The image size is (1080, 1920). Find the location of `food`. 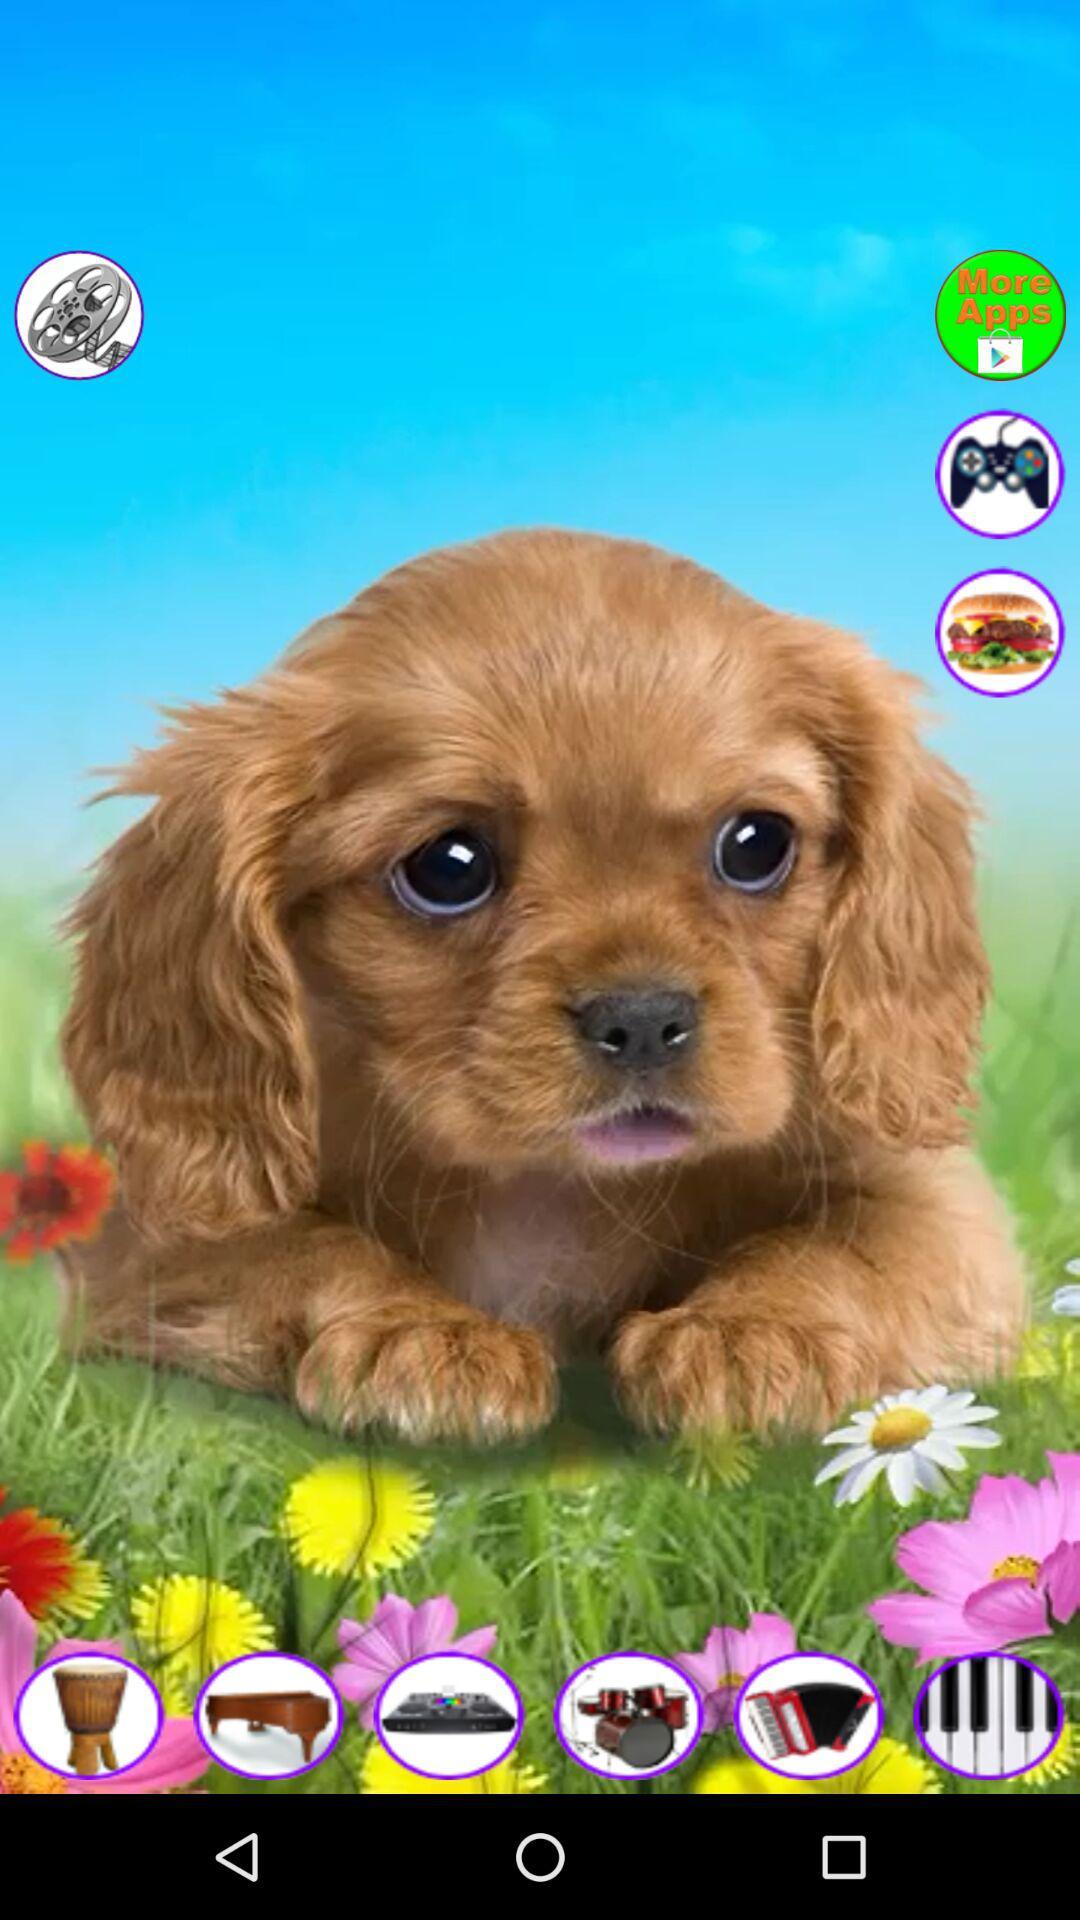

food is located at coordinates (1000, 630).